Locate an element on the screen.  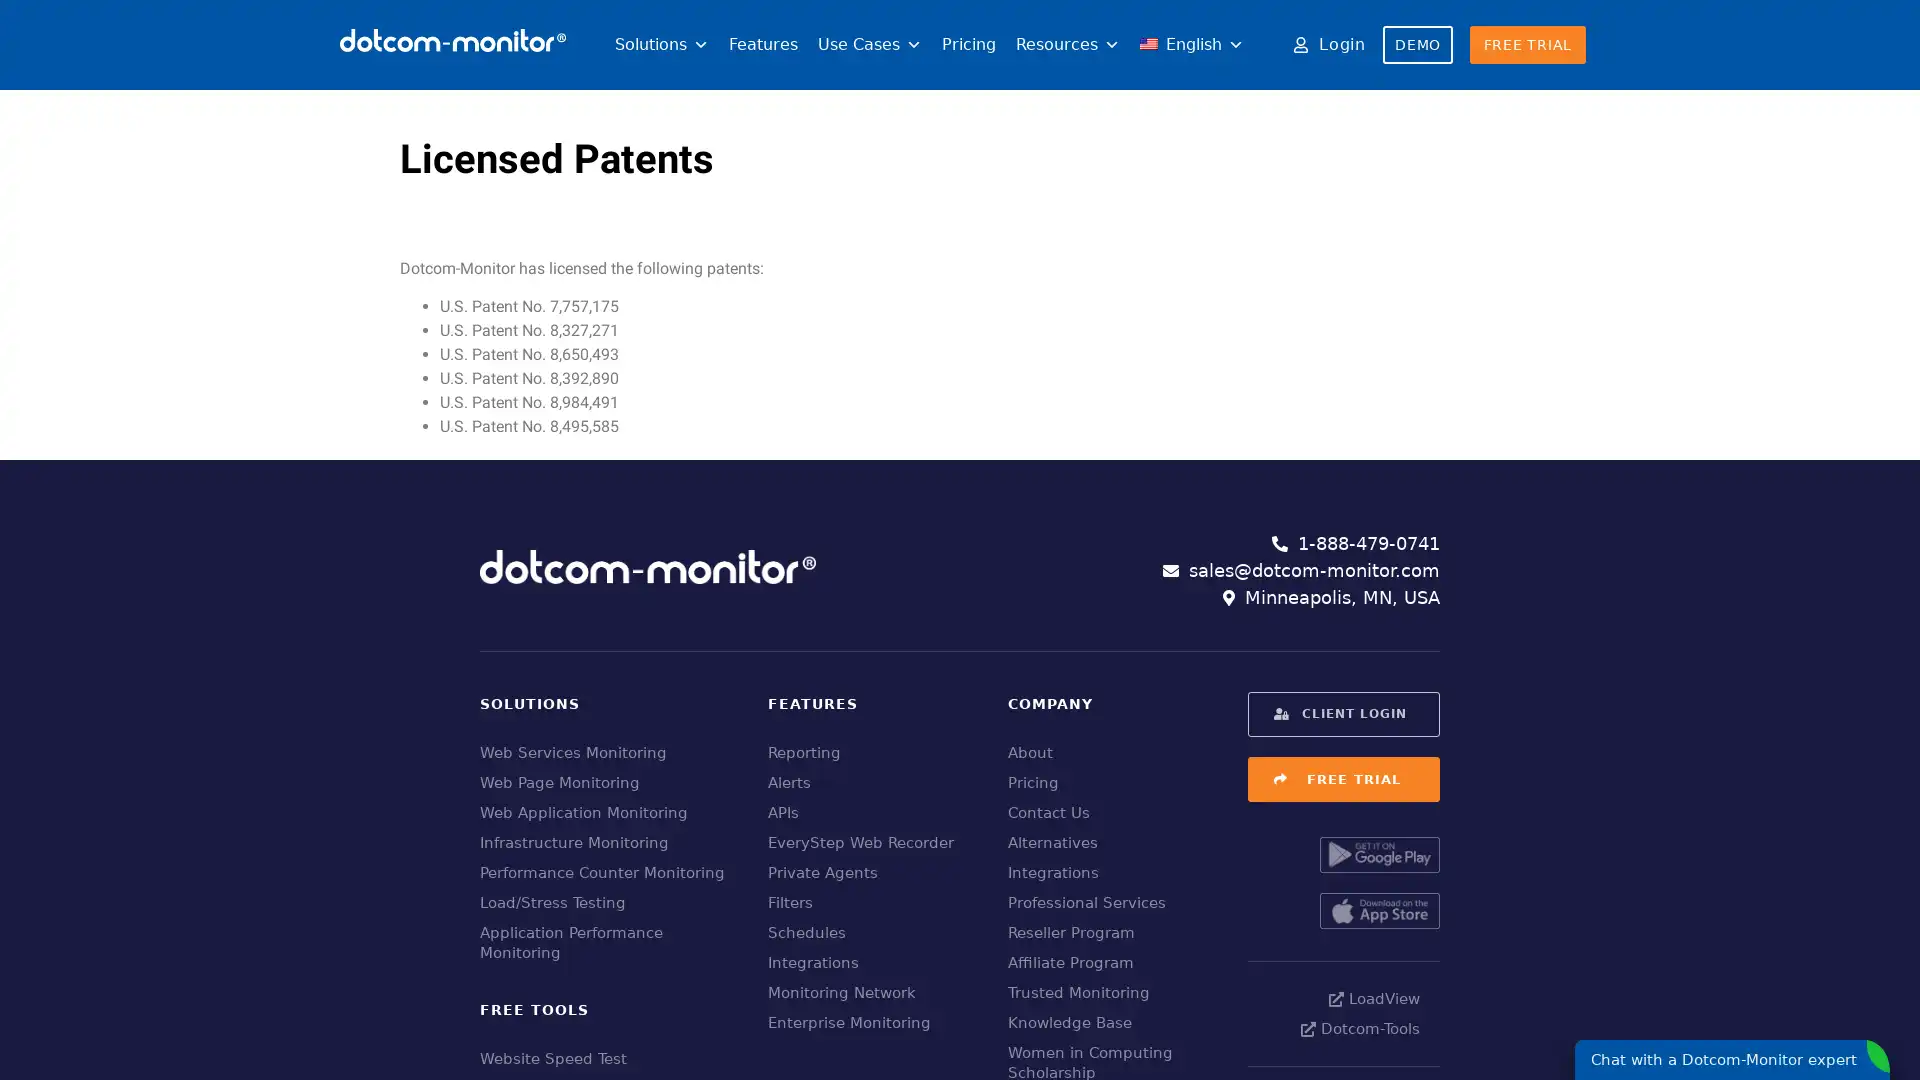
FREE TRIAL is located at coordinates (1526, 45).